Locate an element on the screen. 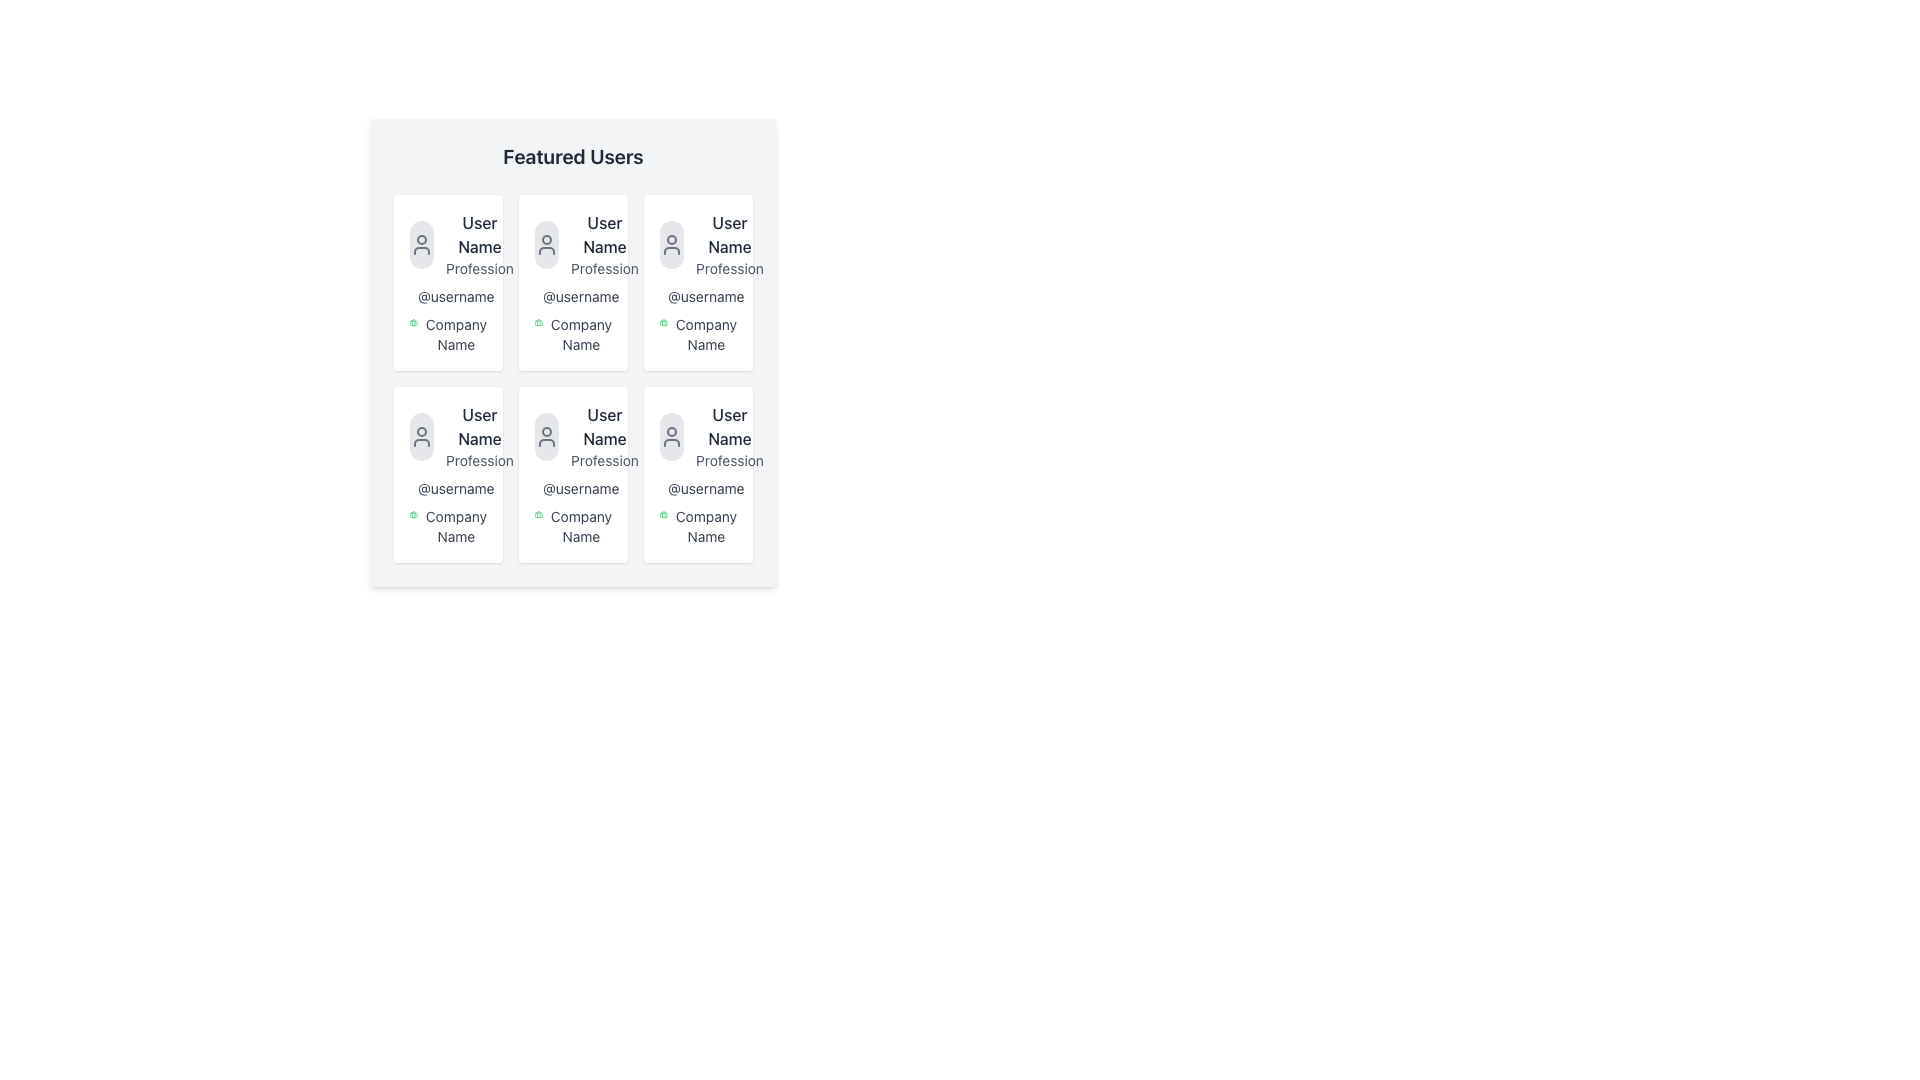 The image size is (1920, 1080). the user profile card snippet located in the lower right quadrant of a 3x2 grid, specifically the sixth card, to view user-specific information is located at coordinates (698, 435).